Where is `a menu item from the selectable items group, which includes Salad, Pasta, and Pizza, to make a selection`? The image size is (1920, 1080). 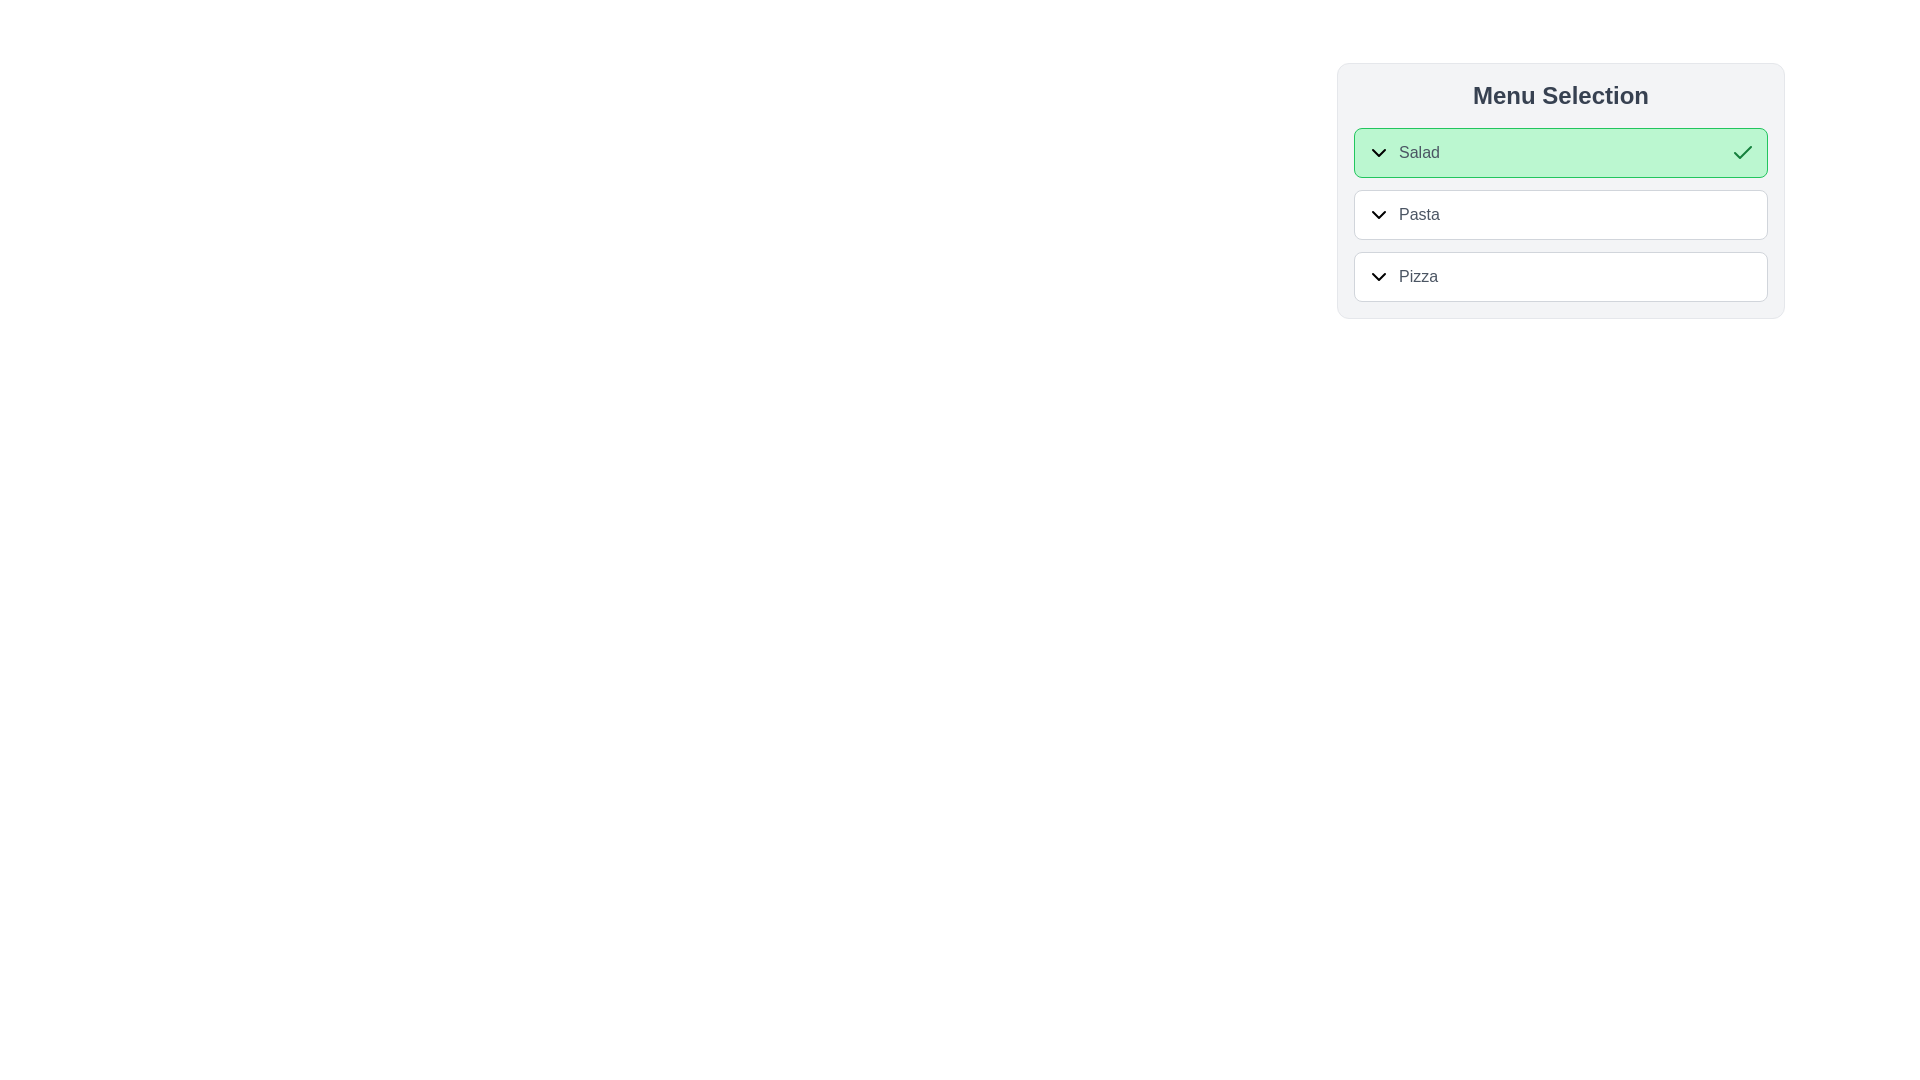 a menu item from the selectable items group, which includes Salad, Pasta, and Pizza, to make a selection is located at coordinates (1559, 191).